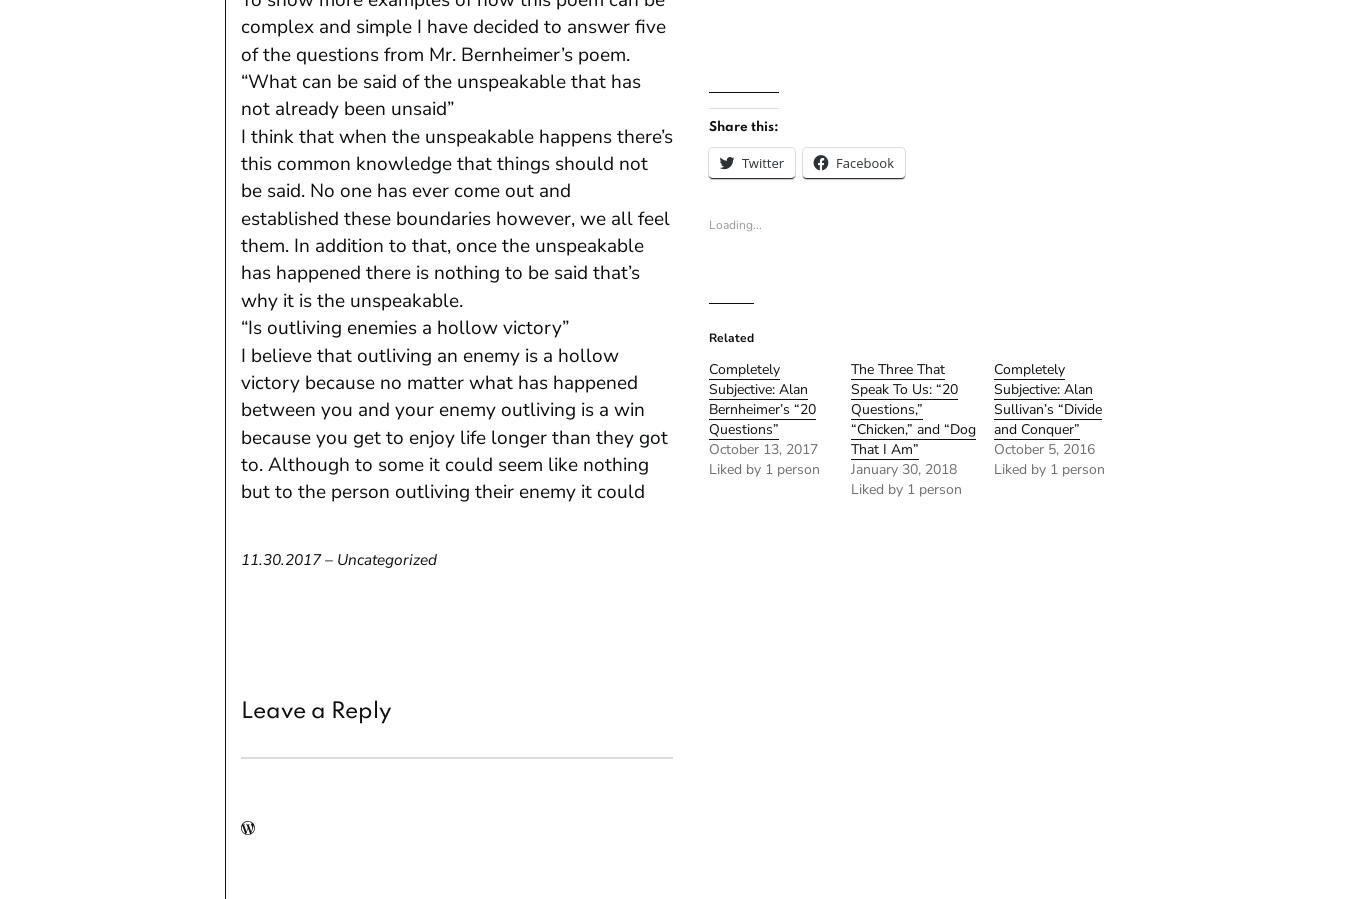  I want to click on 'Leave a Reply', so click(315, 710).